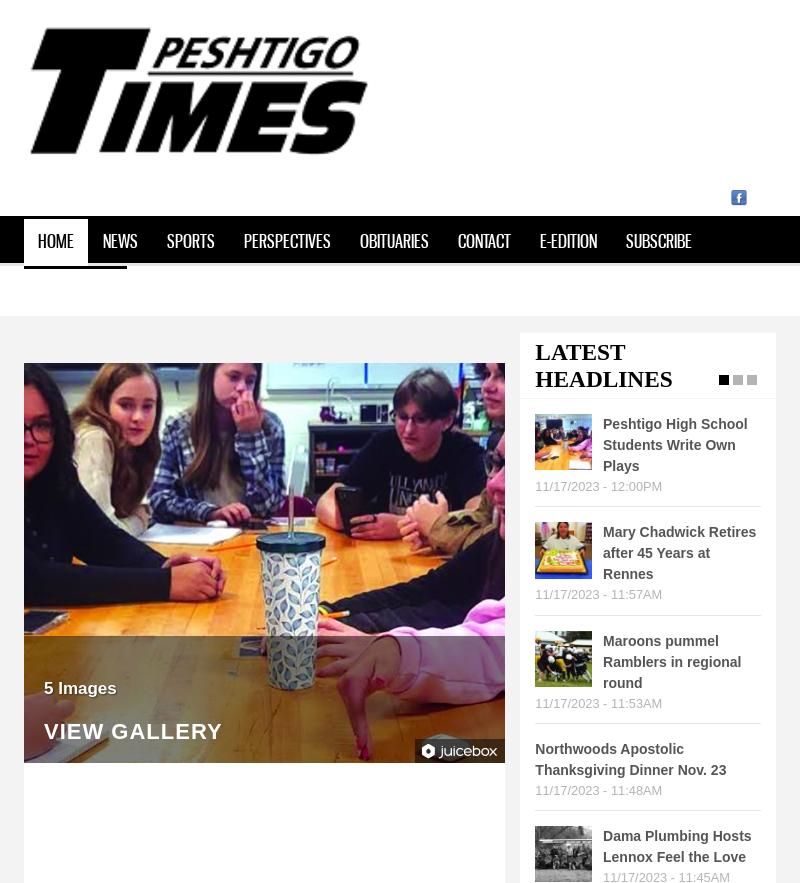 Image resolution: width=800 pixels, height=883 pixels. I want to click on 'Peshtigo High School Students Write Own Plays', so click(675, 444).